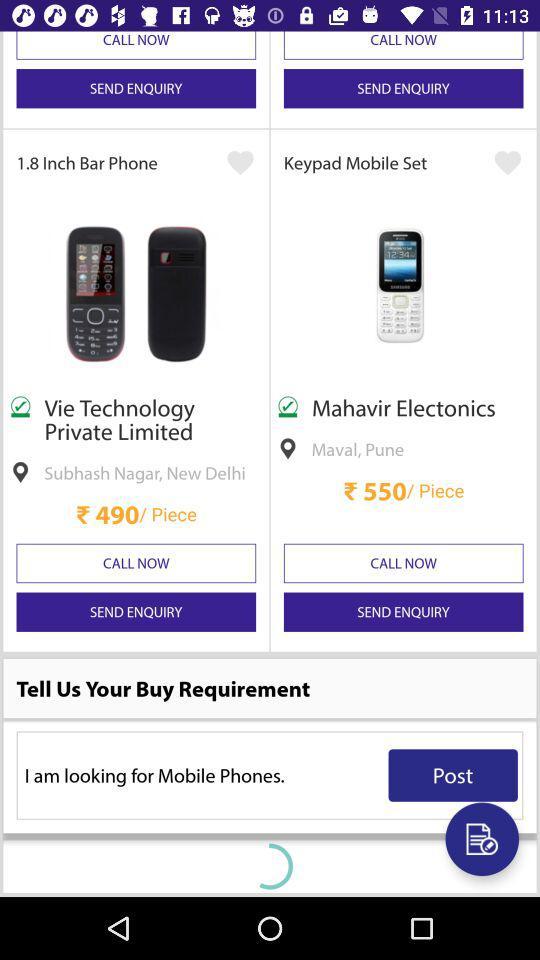 The image size is (540, 960). I want to click on the description icon, so click(481, 839).